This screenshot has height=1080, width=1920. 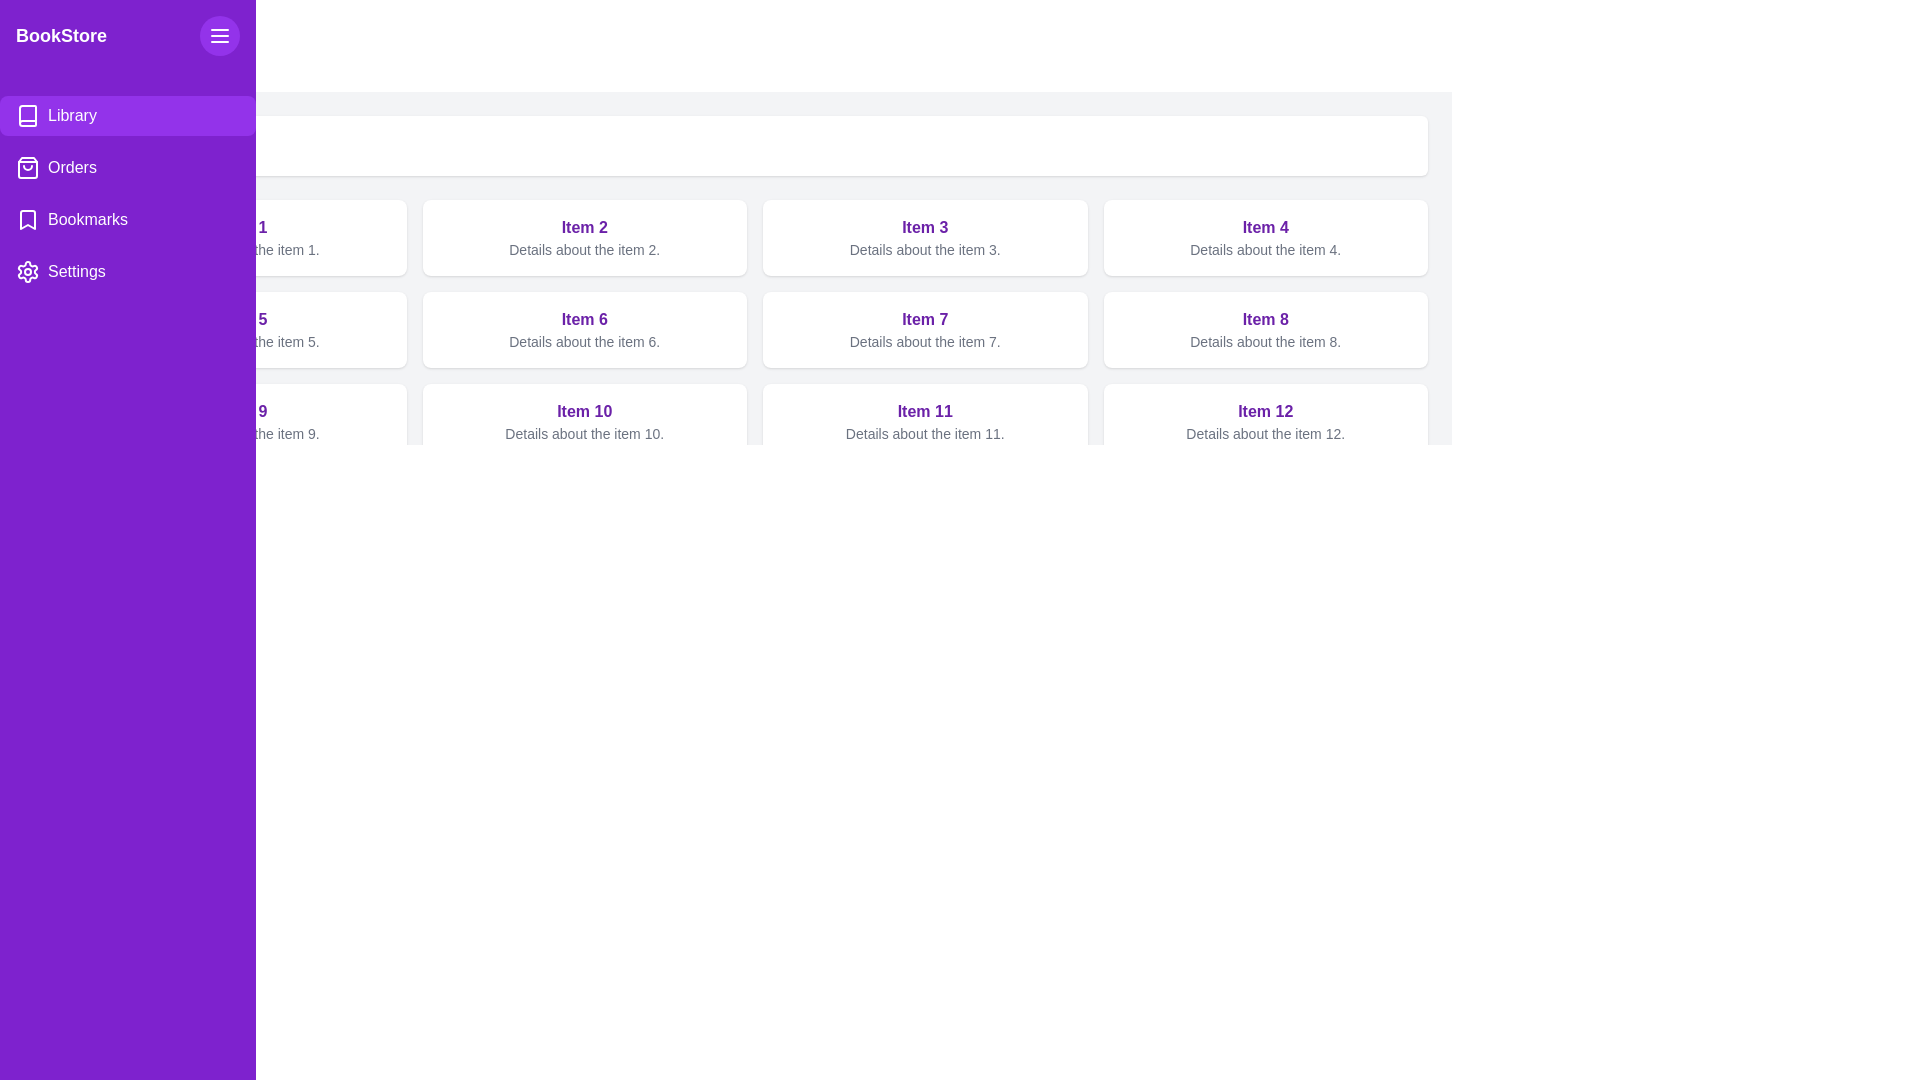 What do you see at coordinates (28, 115) in the screenshot?
I see `the book-shaped SVG icon located in the left sidebar navigation menu` at bounding box center [28, 115].